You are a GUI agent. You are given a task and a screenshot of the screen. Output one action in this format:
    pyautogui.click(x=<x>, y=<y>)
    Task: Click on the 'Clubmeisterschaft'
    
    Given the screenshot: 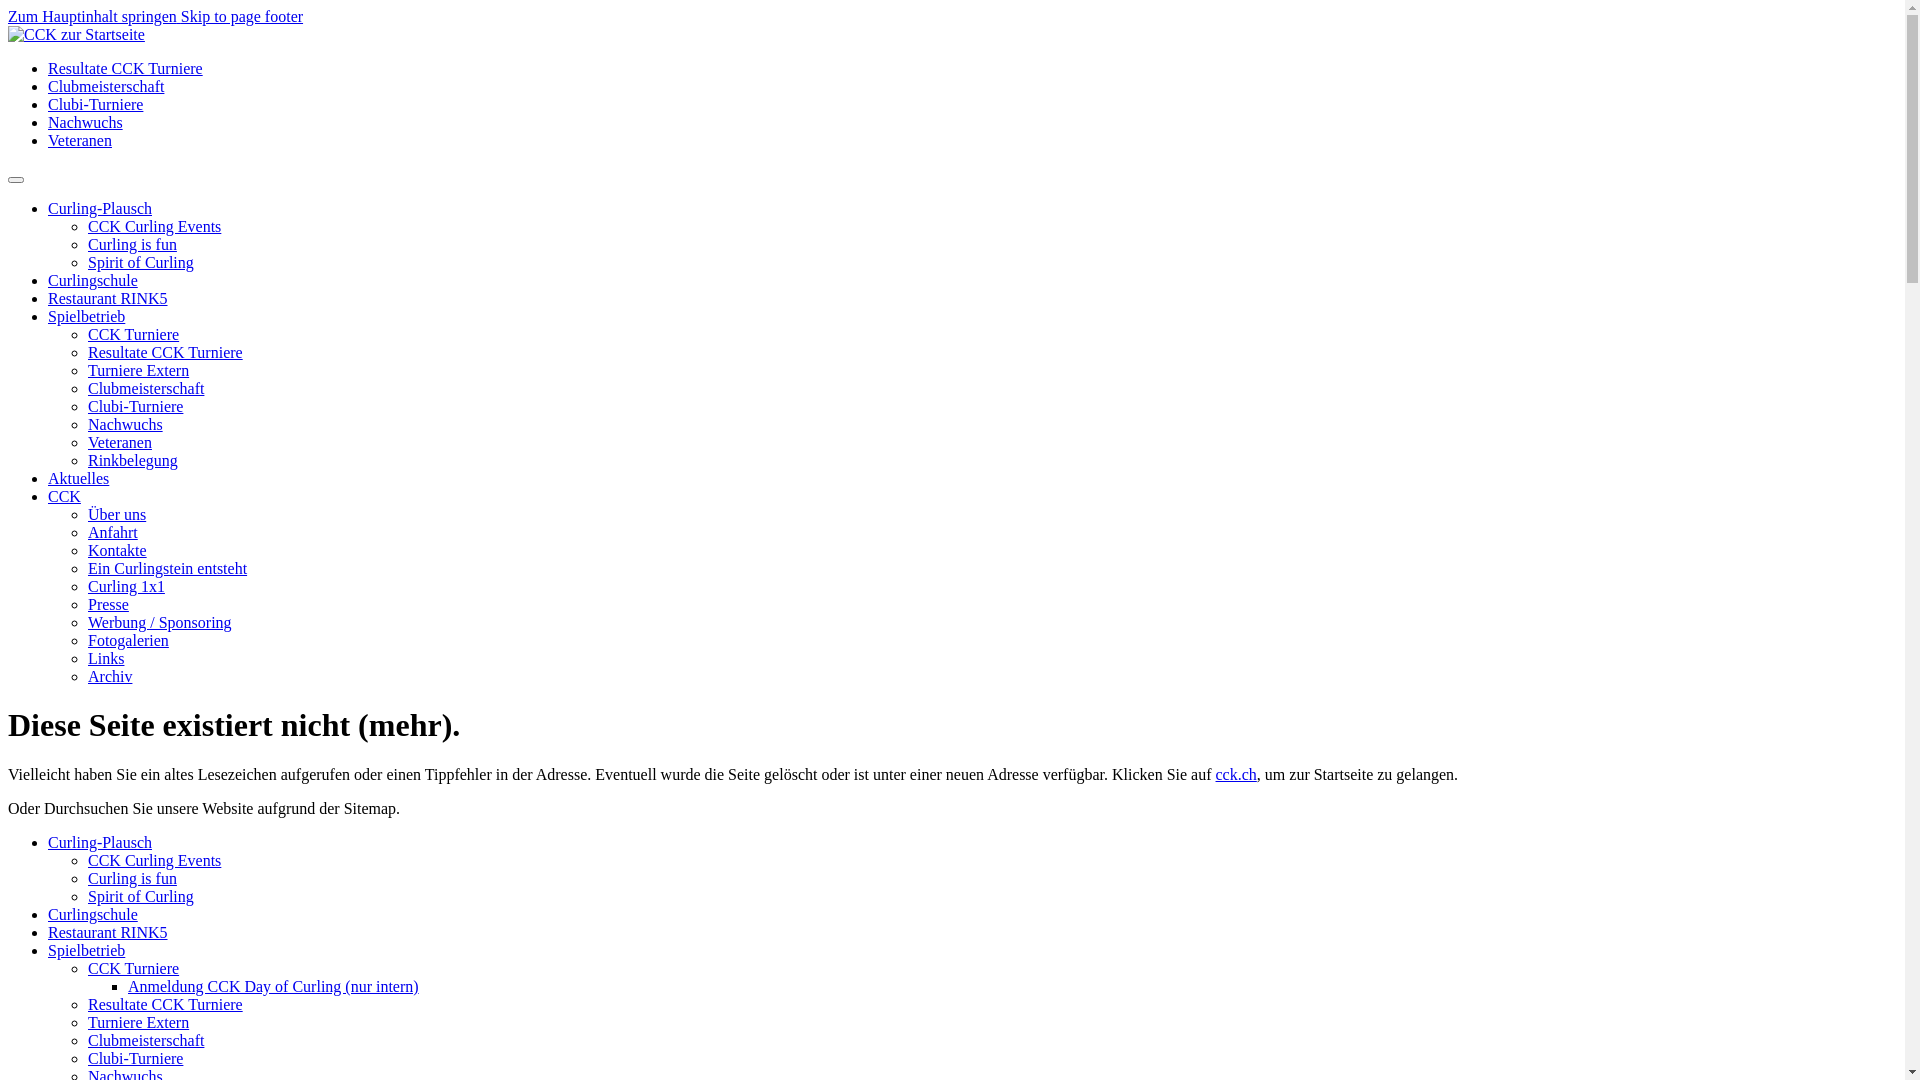 What is the action you would take?
    pyautogui.click(x=144, y=388)
    